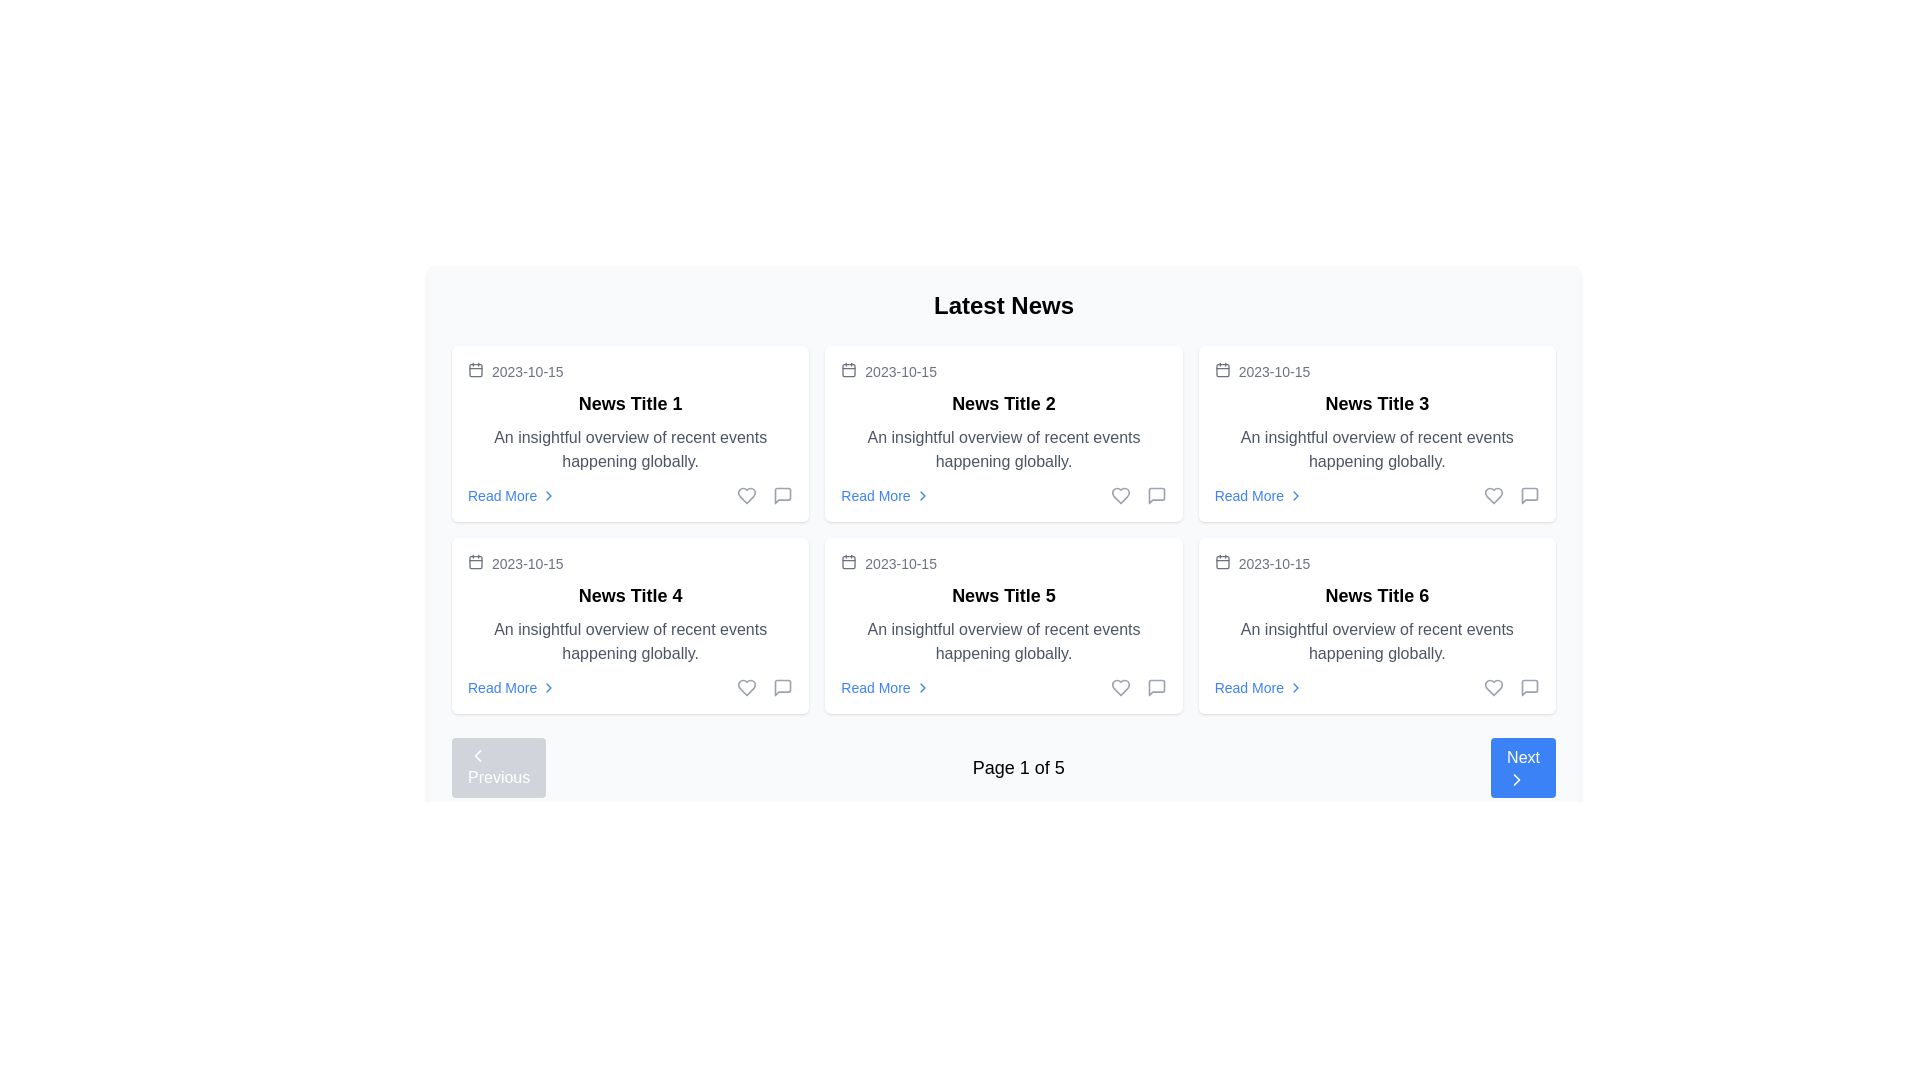 The image size is (1920, 1080). Describe the element at coordinates (1221, 370) in the screenshot. I see `the calendar icon with a box outline located in the top-left section of the card labeled 'News Title 3', which also includes the date '2023-10-15'` at that location.